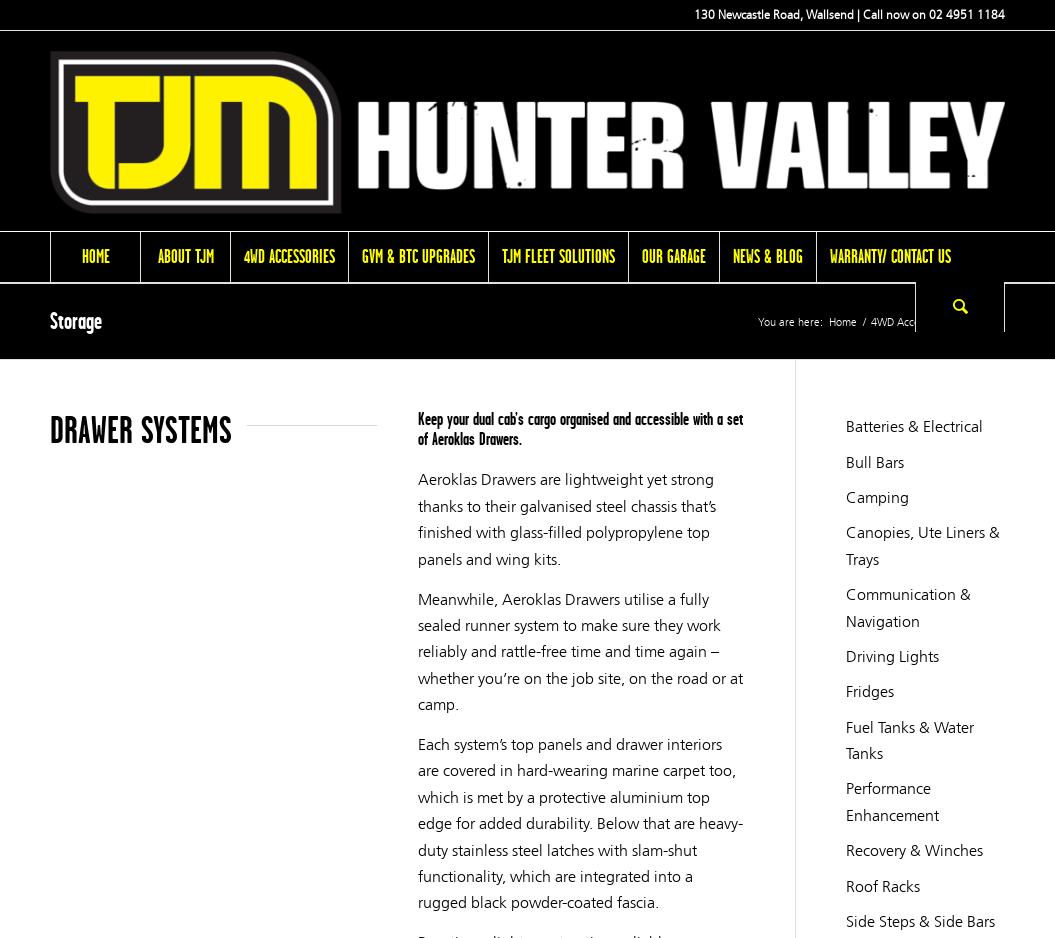  I want to click on 'GVM & BTC Upgrades', so click(417, 255).